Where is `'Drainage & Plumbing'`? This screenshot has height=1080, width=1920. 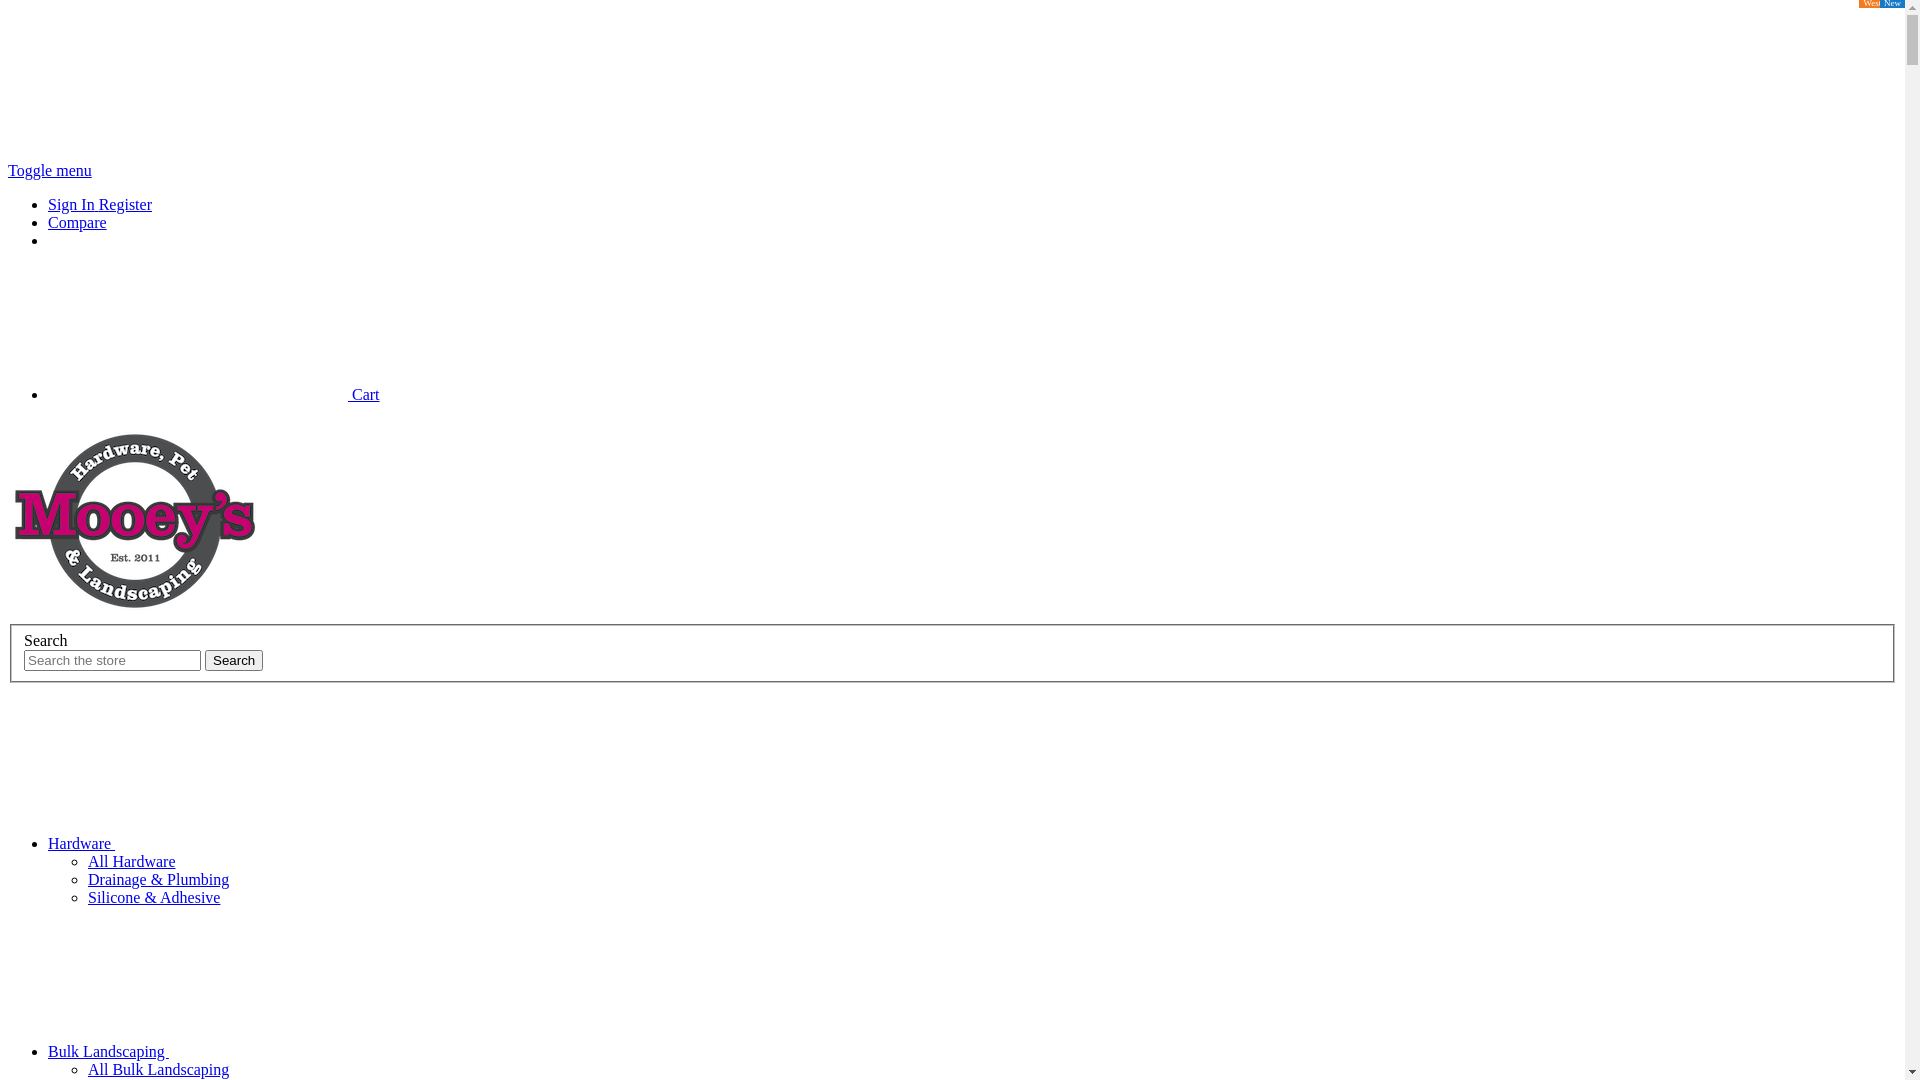 'Drainage & Plumbing' is located at coordinates (157, 878).